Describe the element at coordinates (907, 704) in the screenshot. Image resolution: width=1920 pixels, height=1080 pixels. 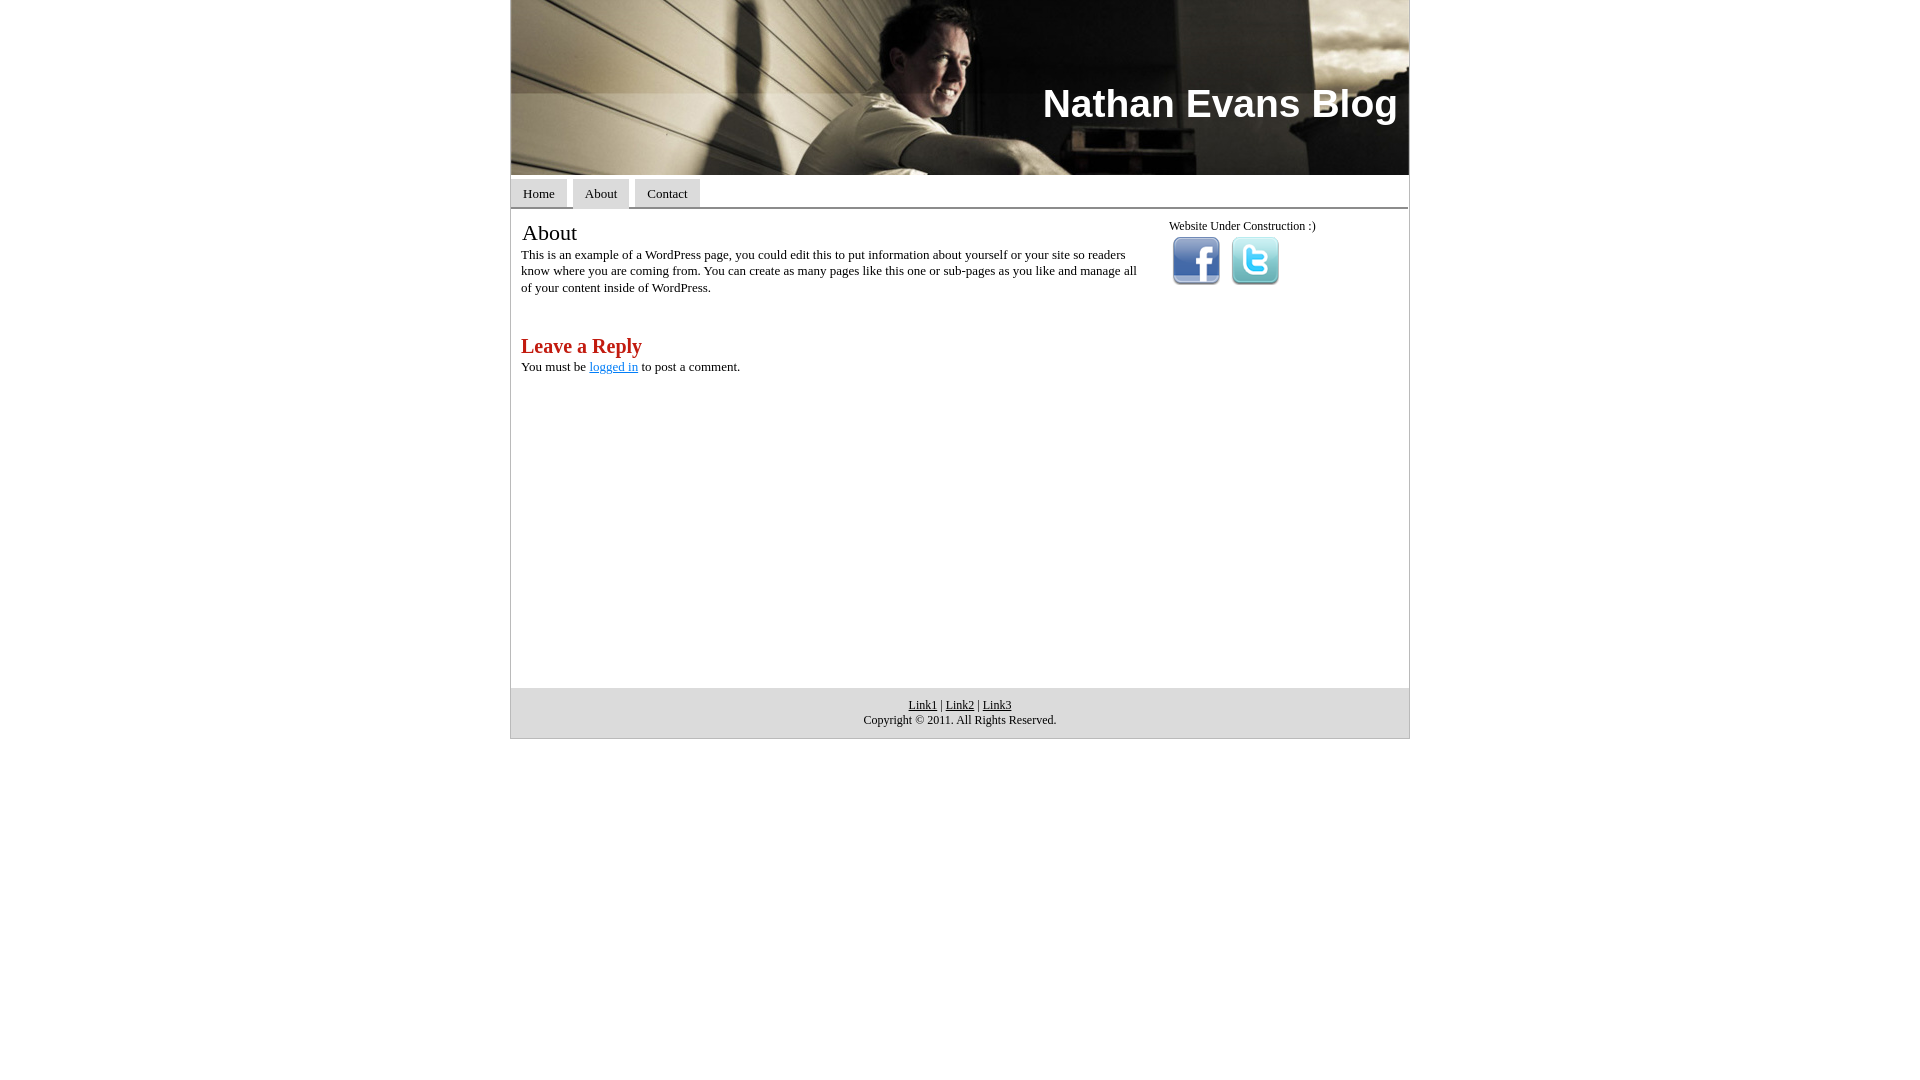
I see `'Link1'` at that location.